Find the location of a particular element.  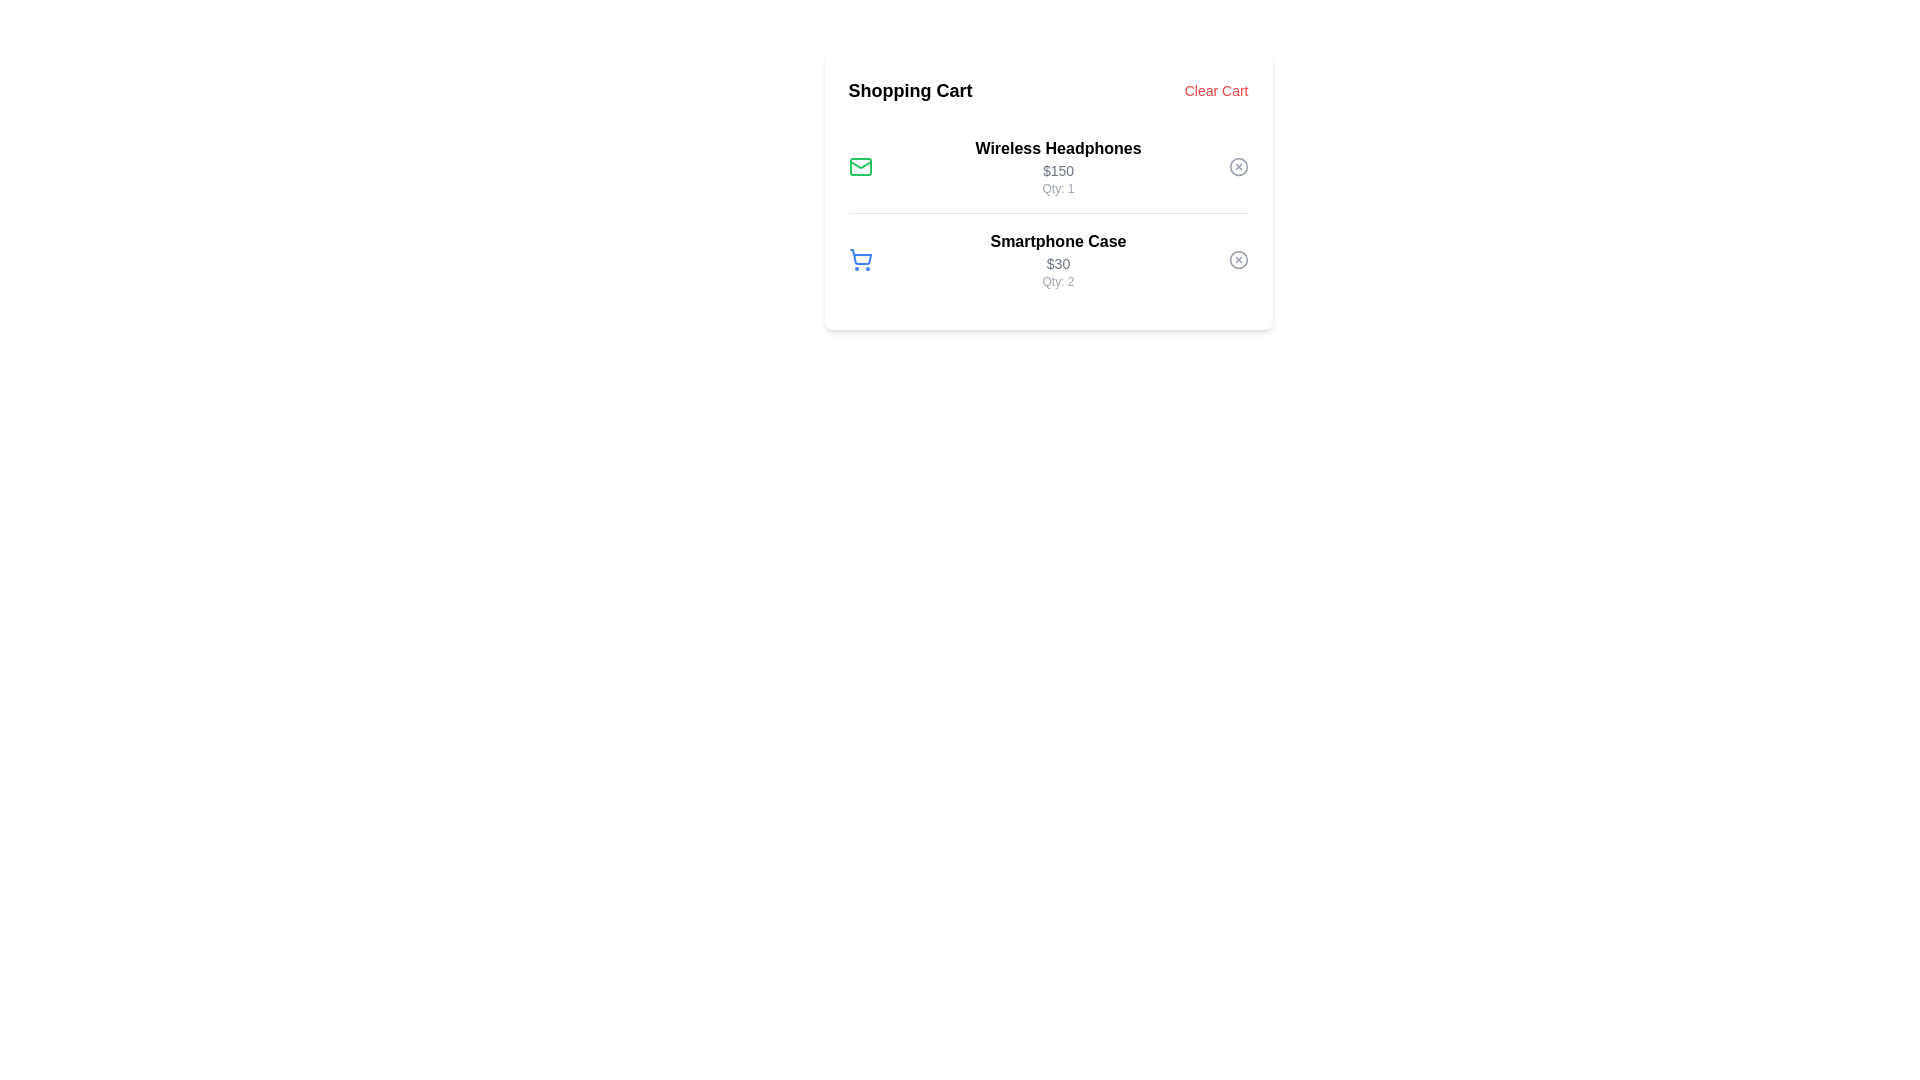

the graphical representation of the shopping cart icon, which features a blue stroke and a simplistic design, located adjacent to the 'Smartphone Case' item in the shopping cart interface is located at coordinates (860, 256).